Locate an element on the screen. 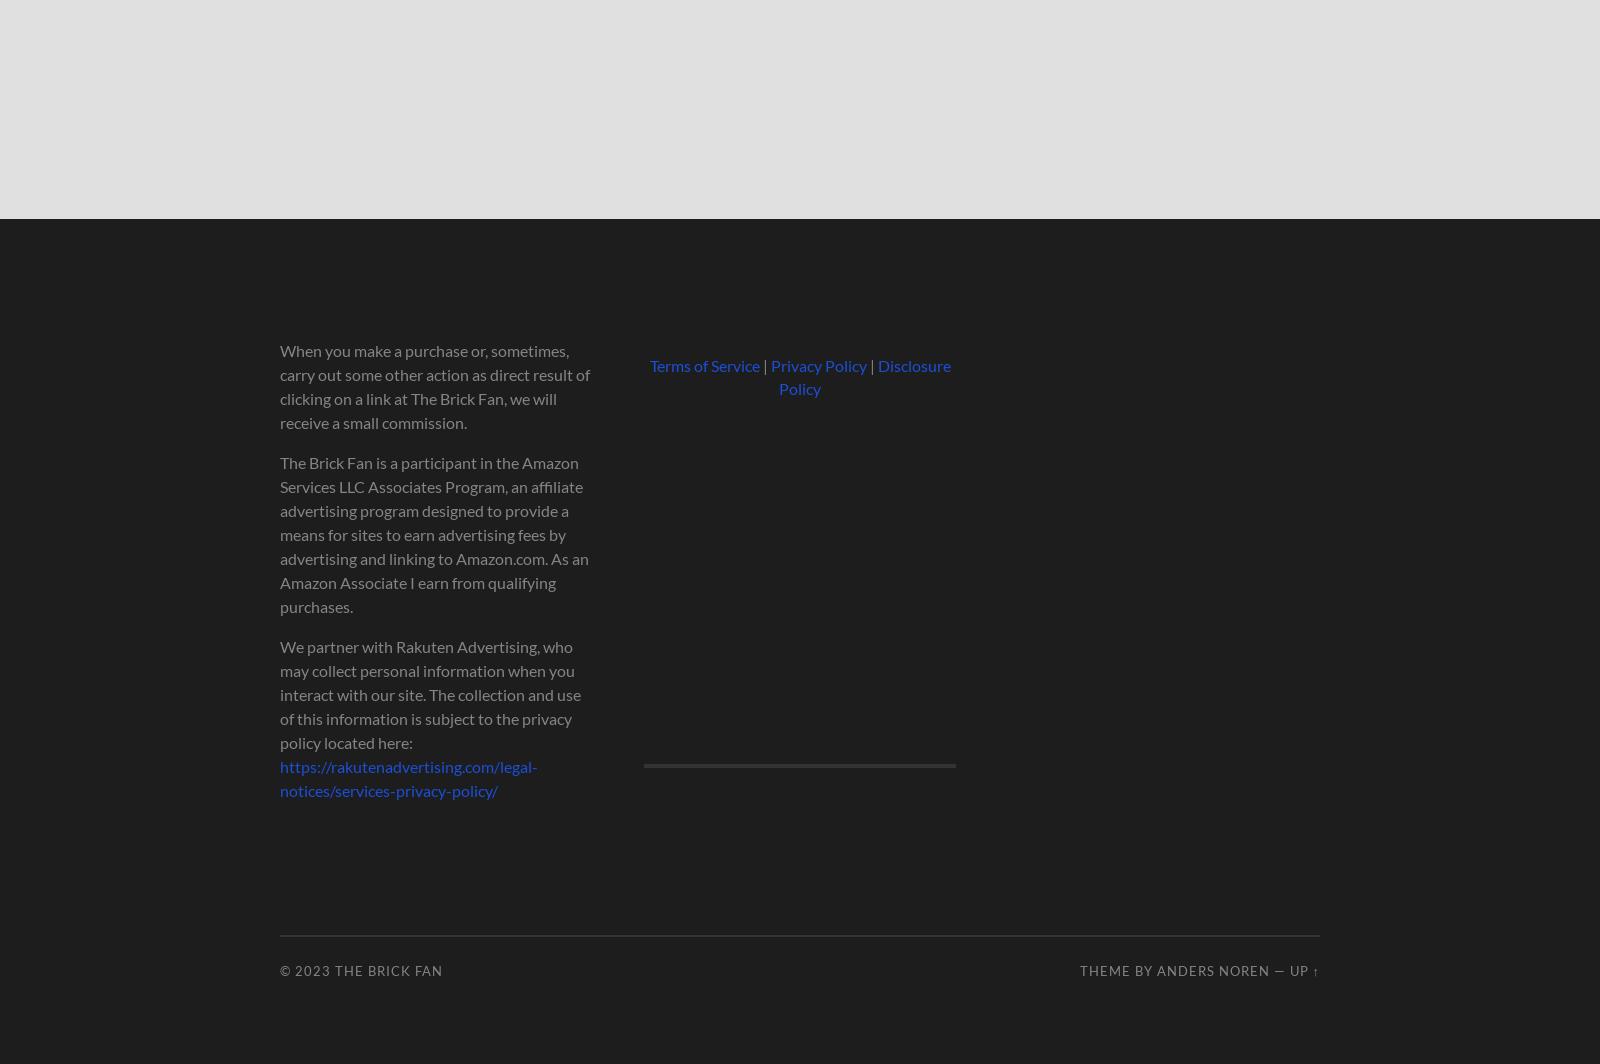  'Terms of Service' is located at coordinates (704, 365).